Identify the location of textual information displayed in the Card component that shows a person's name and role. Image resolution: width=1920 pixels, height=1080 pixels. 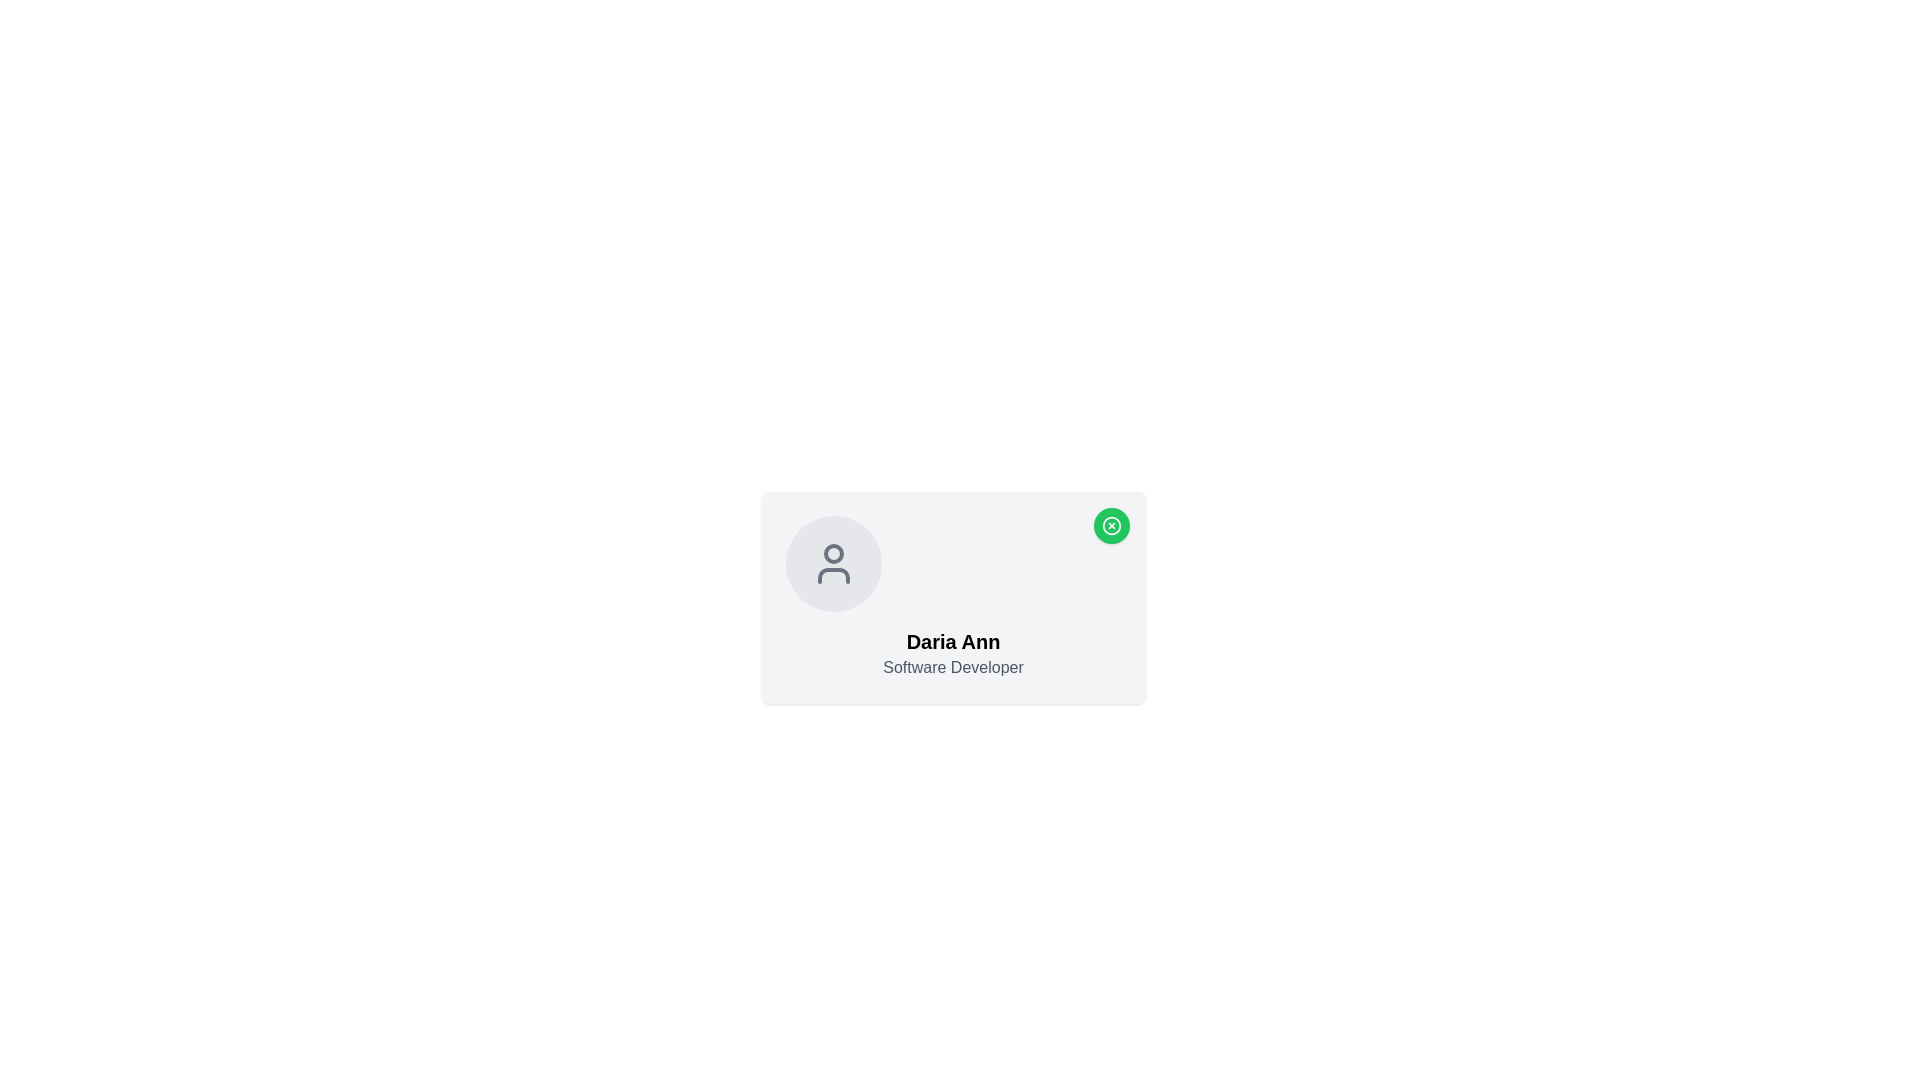
(952, 596).